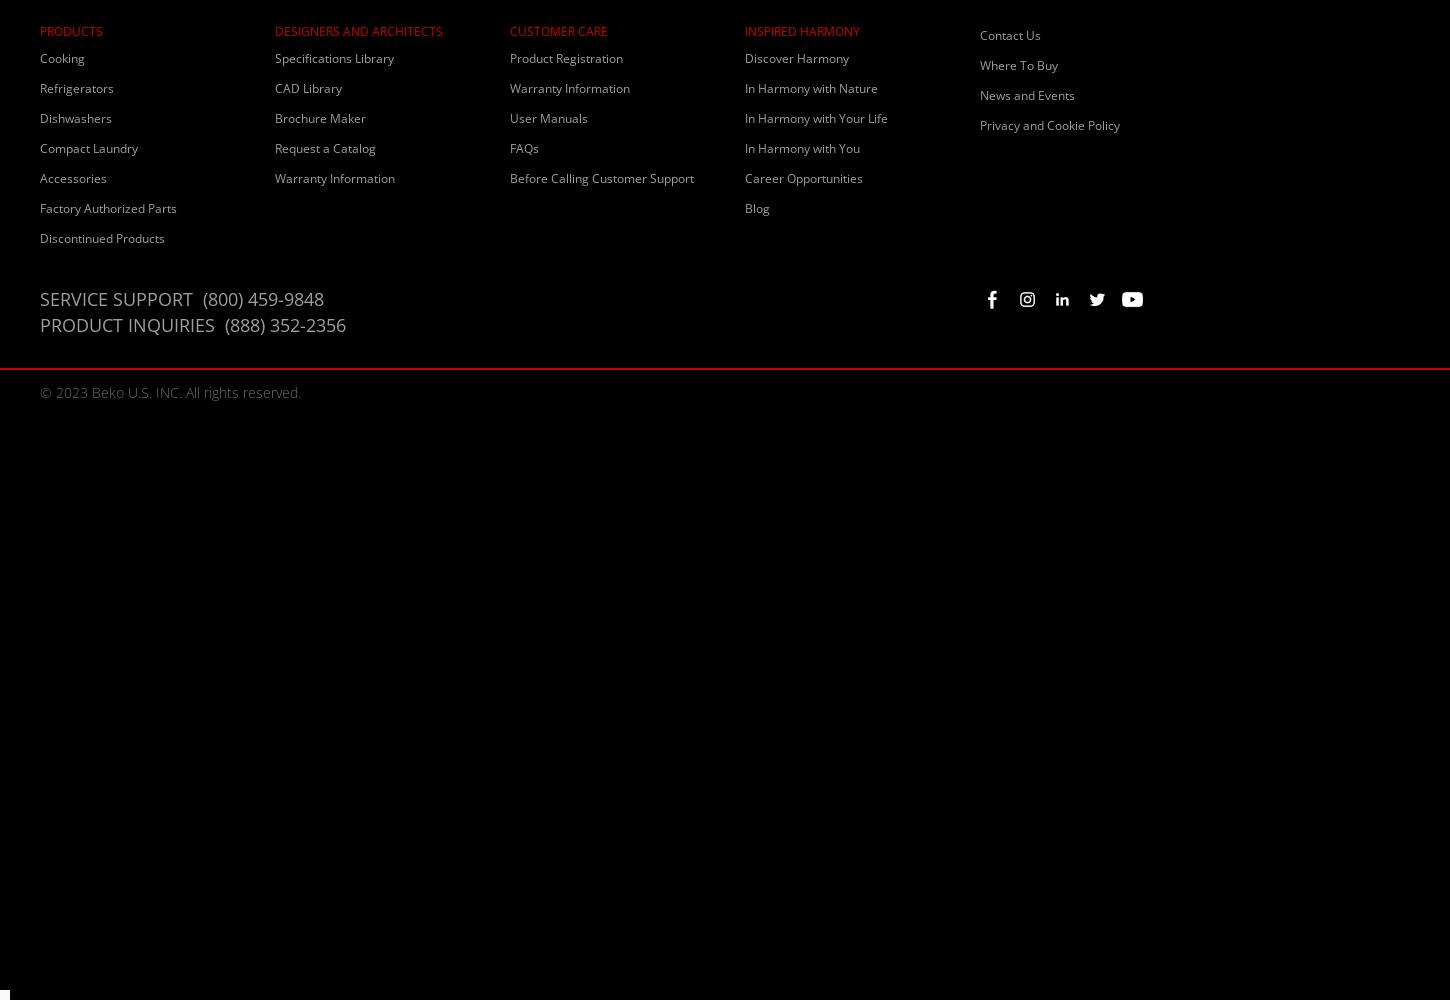 This screenshot has height=1000, width=1450. What do you see at coordinates (802, 30) in the screenshot?
I see `'INSPIRED HARMONY'` at bounding box center [802, 30].